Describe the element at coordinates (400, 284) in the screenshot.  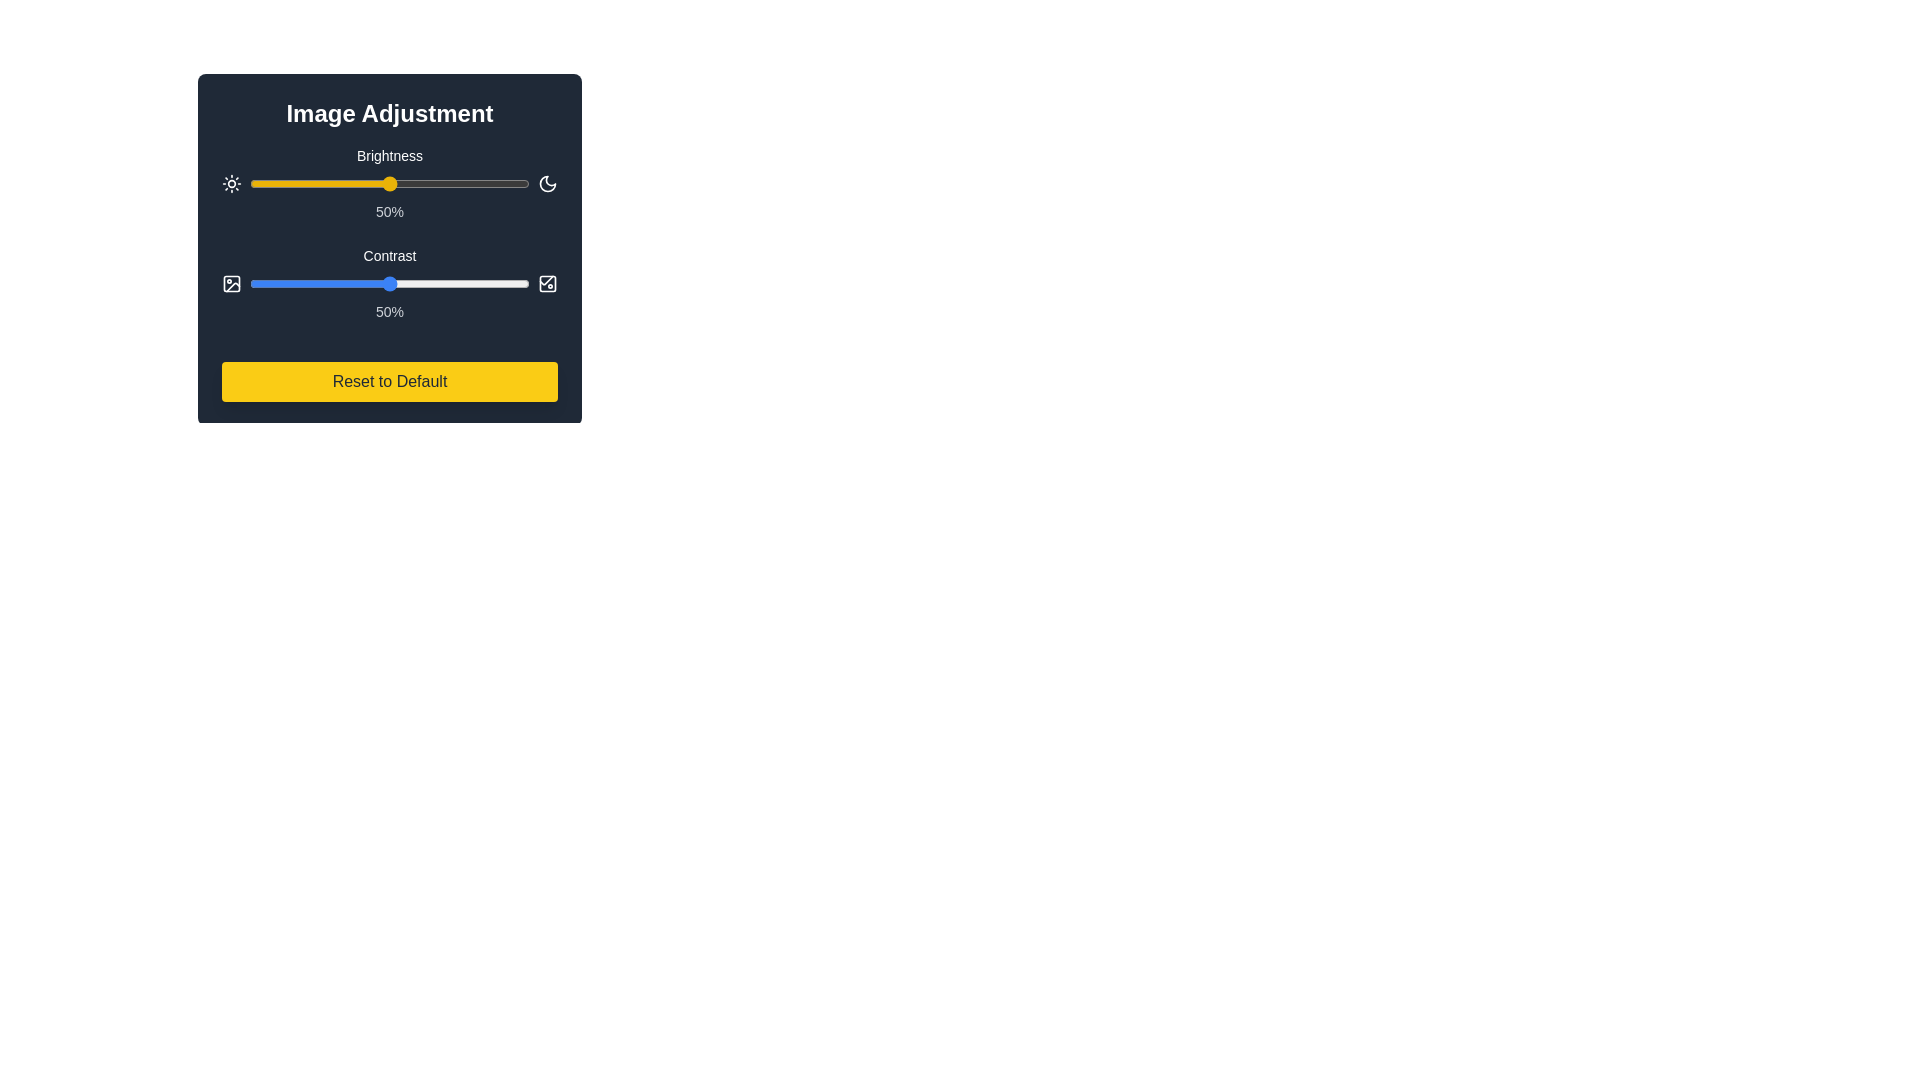
I see `contrast` at that location.